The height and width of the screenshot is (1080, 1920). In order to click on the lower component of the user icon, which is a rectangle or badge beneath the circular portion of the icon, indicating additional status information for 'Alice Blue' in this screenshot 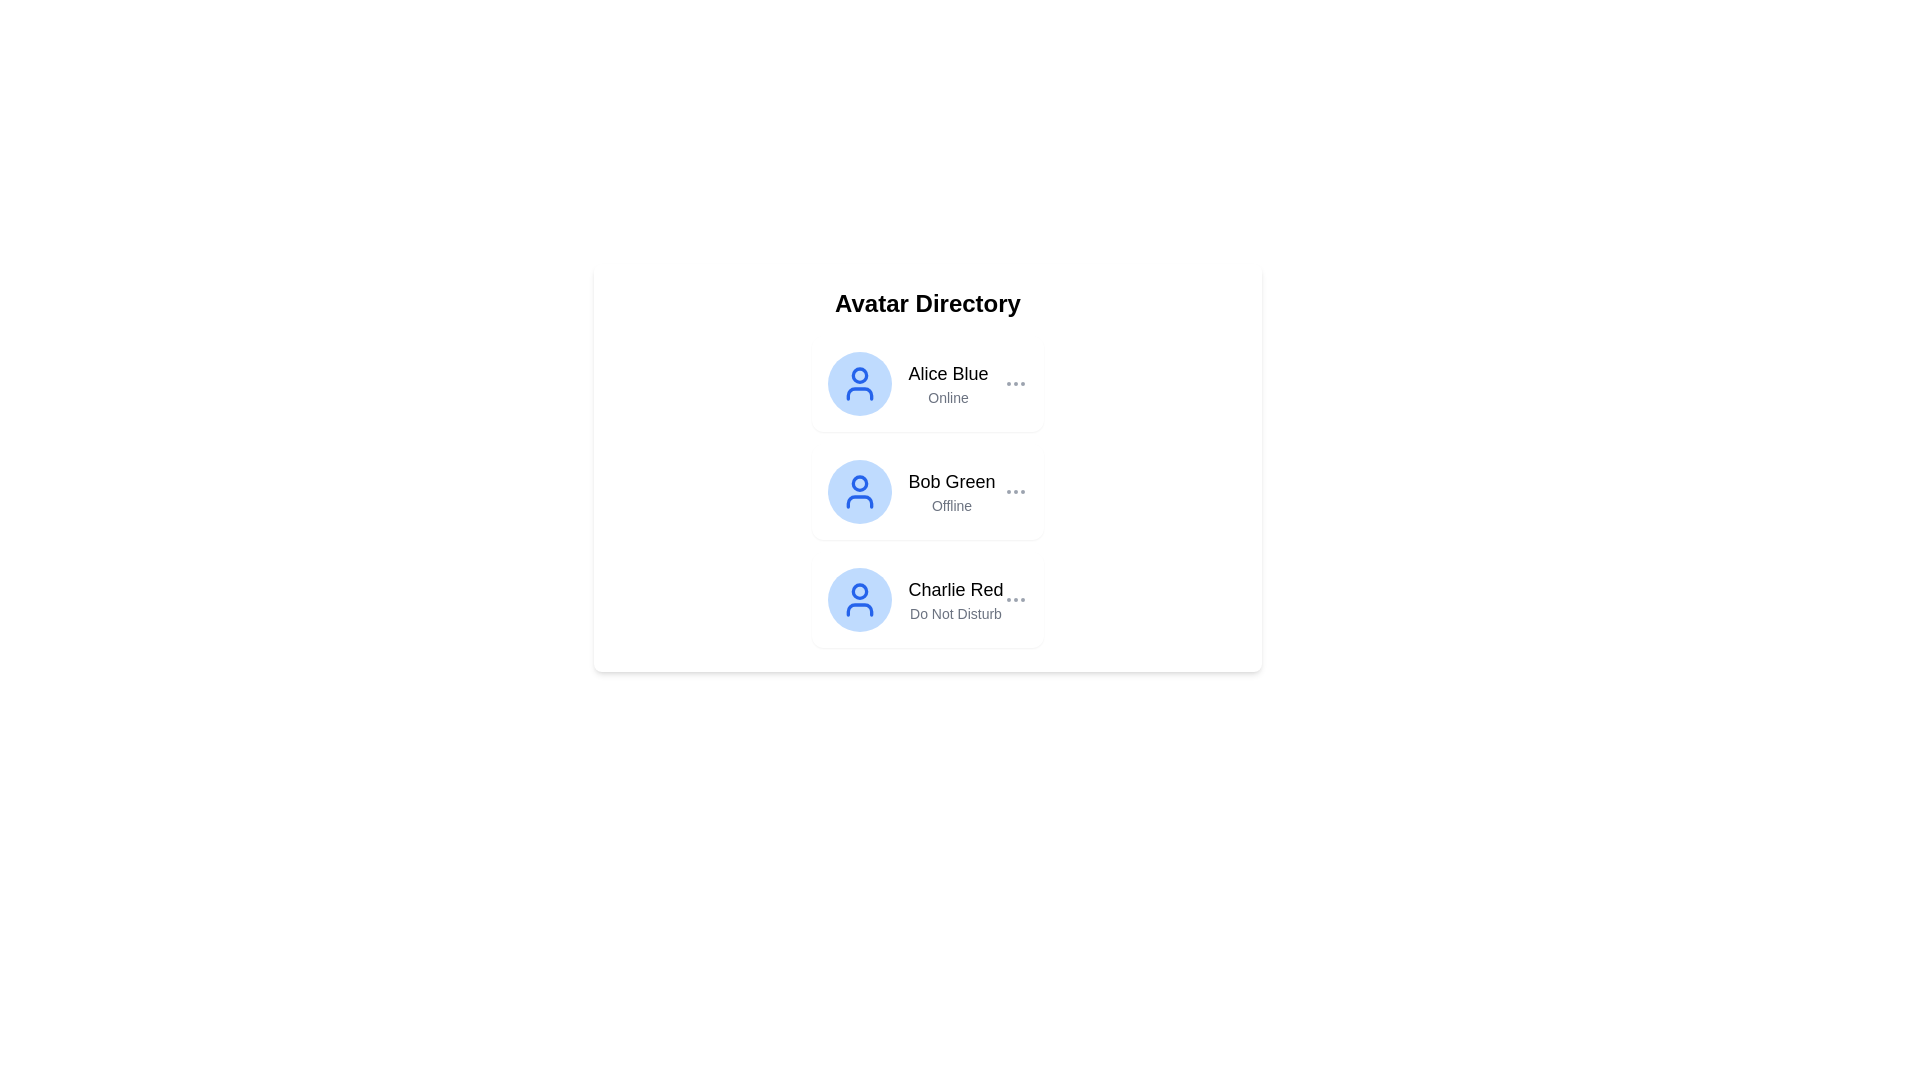, I will do `click(860, 393)`.